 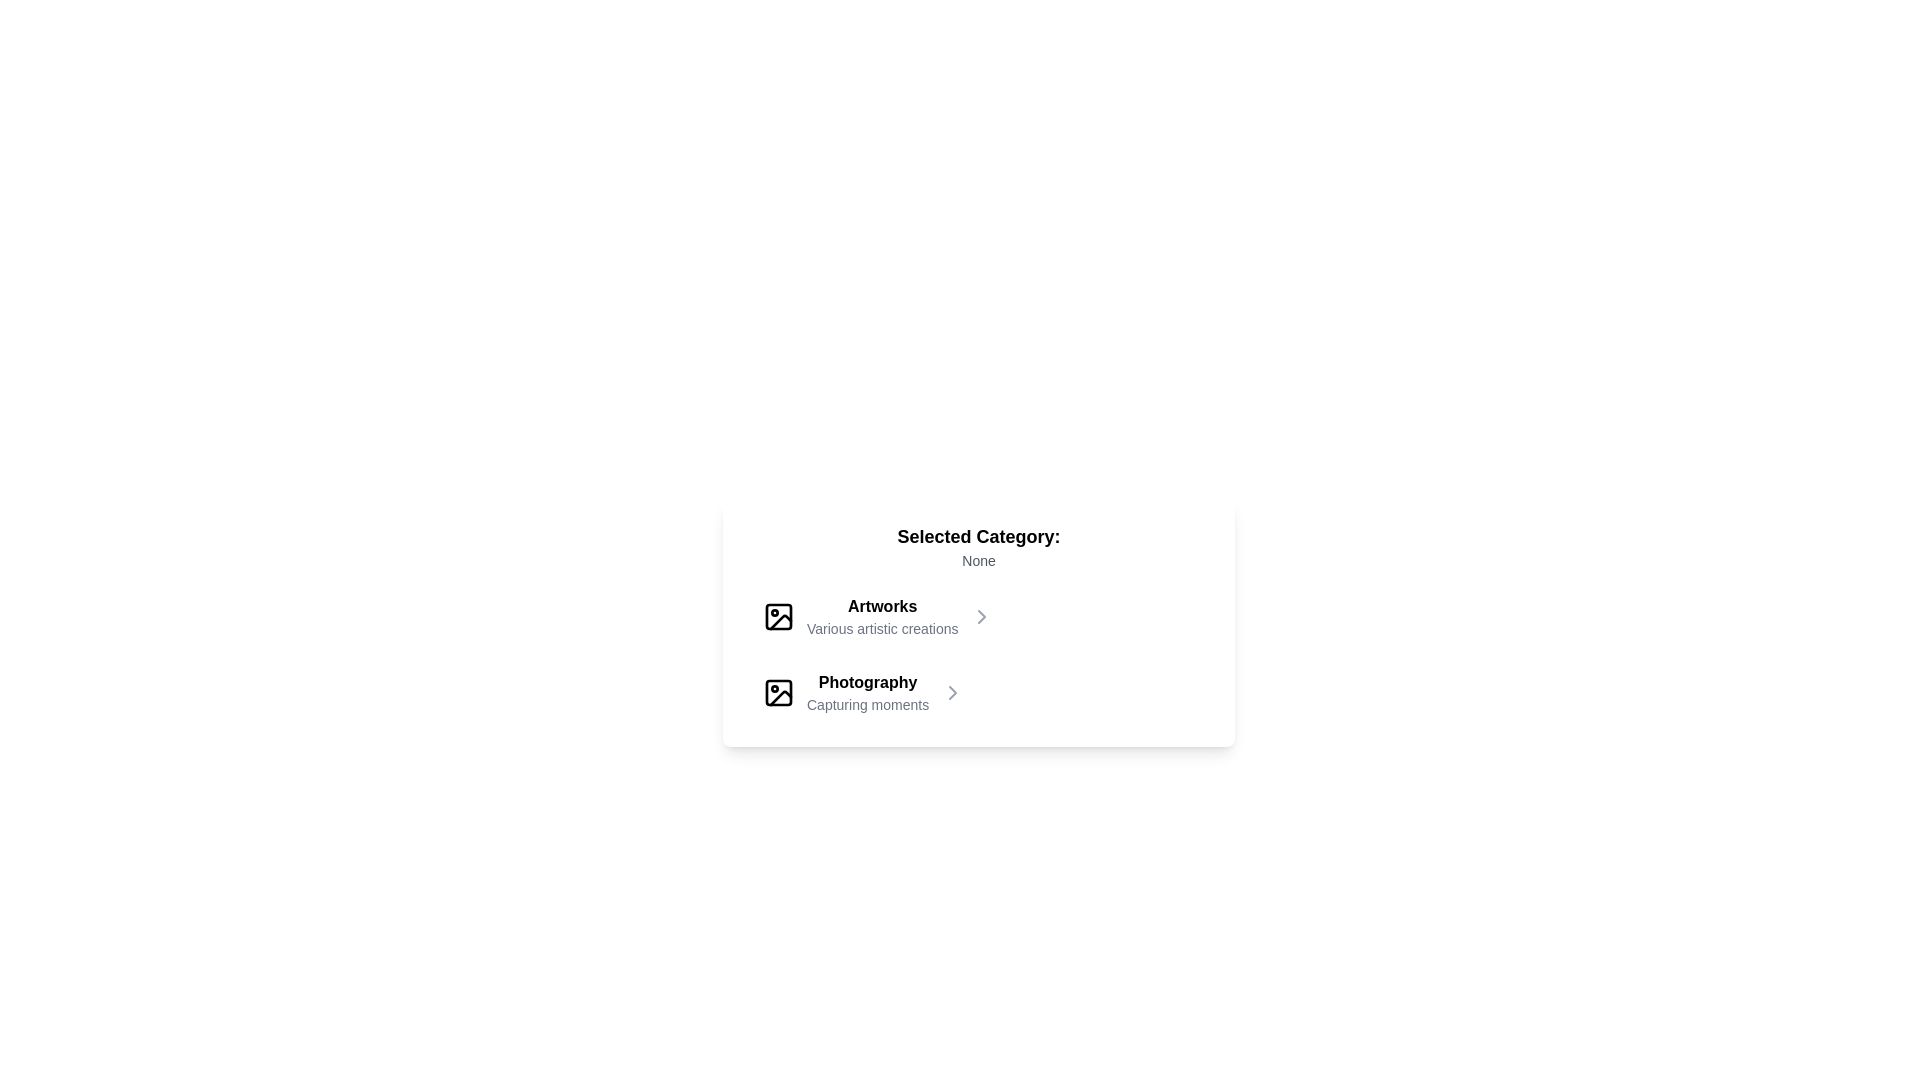 I want to click on the navigation icon located at the end of the 'Photography' list item, which leads to further details related to the 'Photography' category, so click(x=952, y=692).